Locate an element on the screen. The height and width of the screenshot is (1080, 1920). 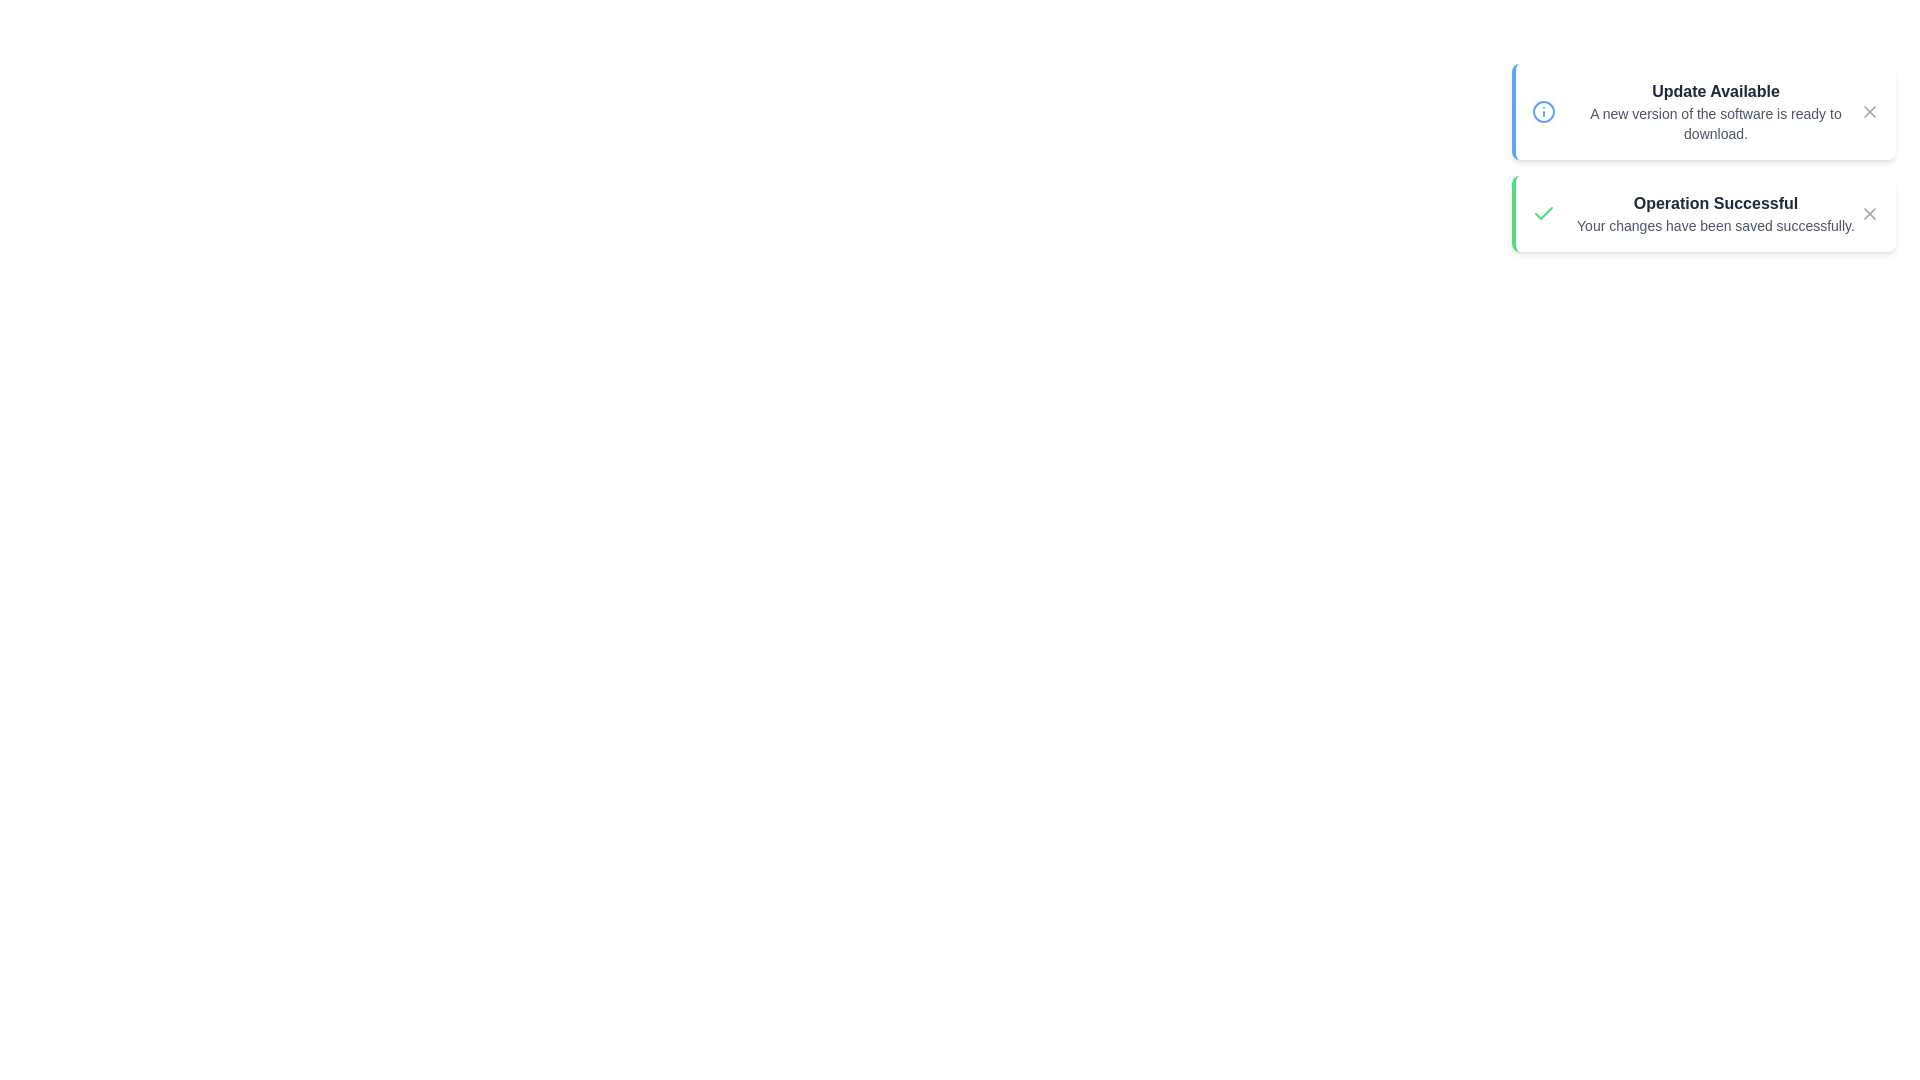
the close button located at the top-right corner of the notification card, adjacent to the text 'Update Available', to change its color is located at coordinates (1869, 111).